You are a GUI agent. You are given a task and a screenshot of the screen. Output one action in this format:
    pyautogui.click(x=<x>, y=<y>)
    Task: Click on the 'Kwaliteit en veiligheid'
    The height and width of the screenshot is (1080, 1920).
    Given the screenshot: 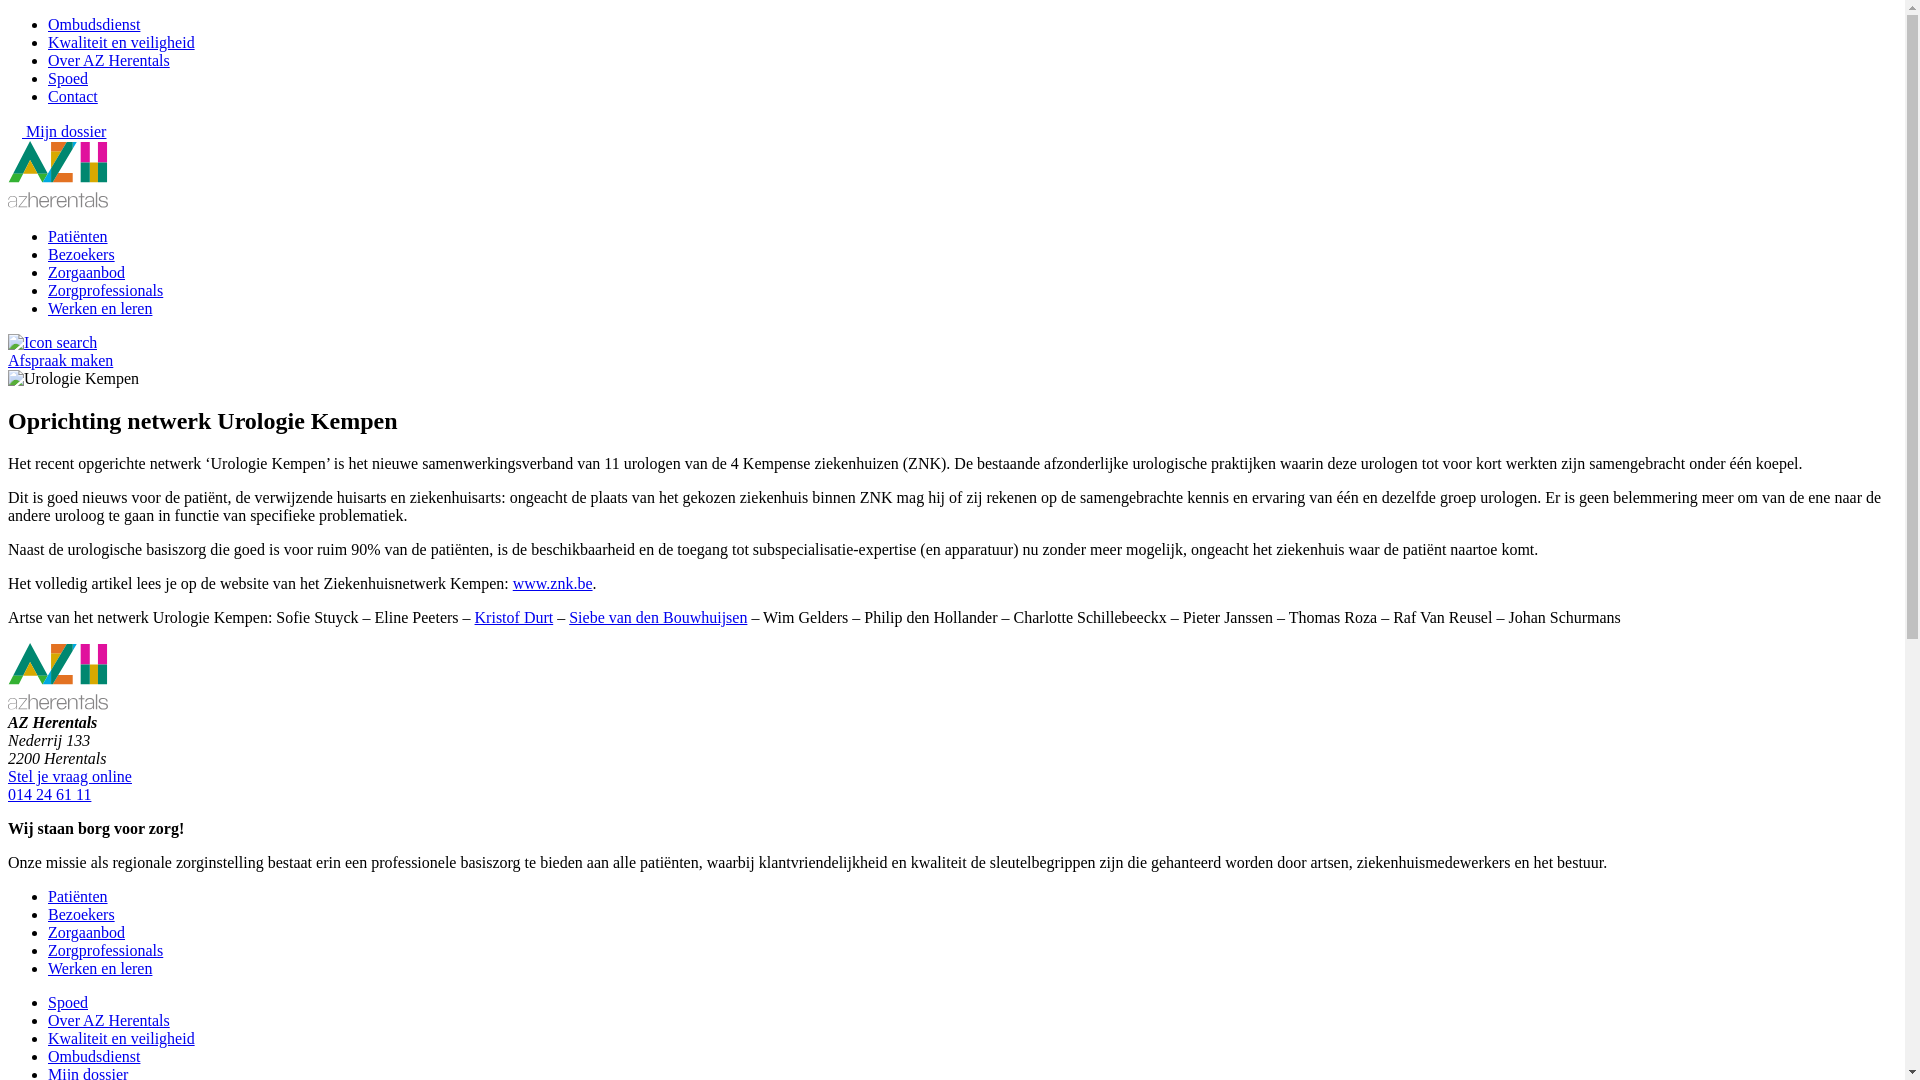 What is the action you would take?
    pyautogui.click(x=48, y=42)
    